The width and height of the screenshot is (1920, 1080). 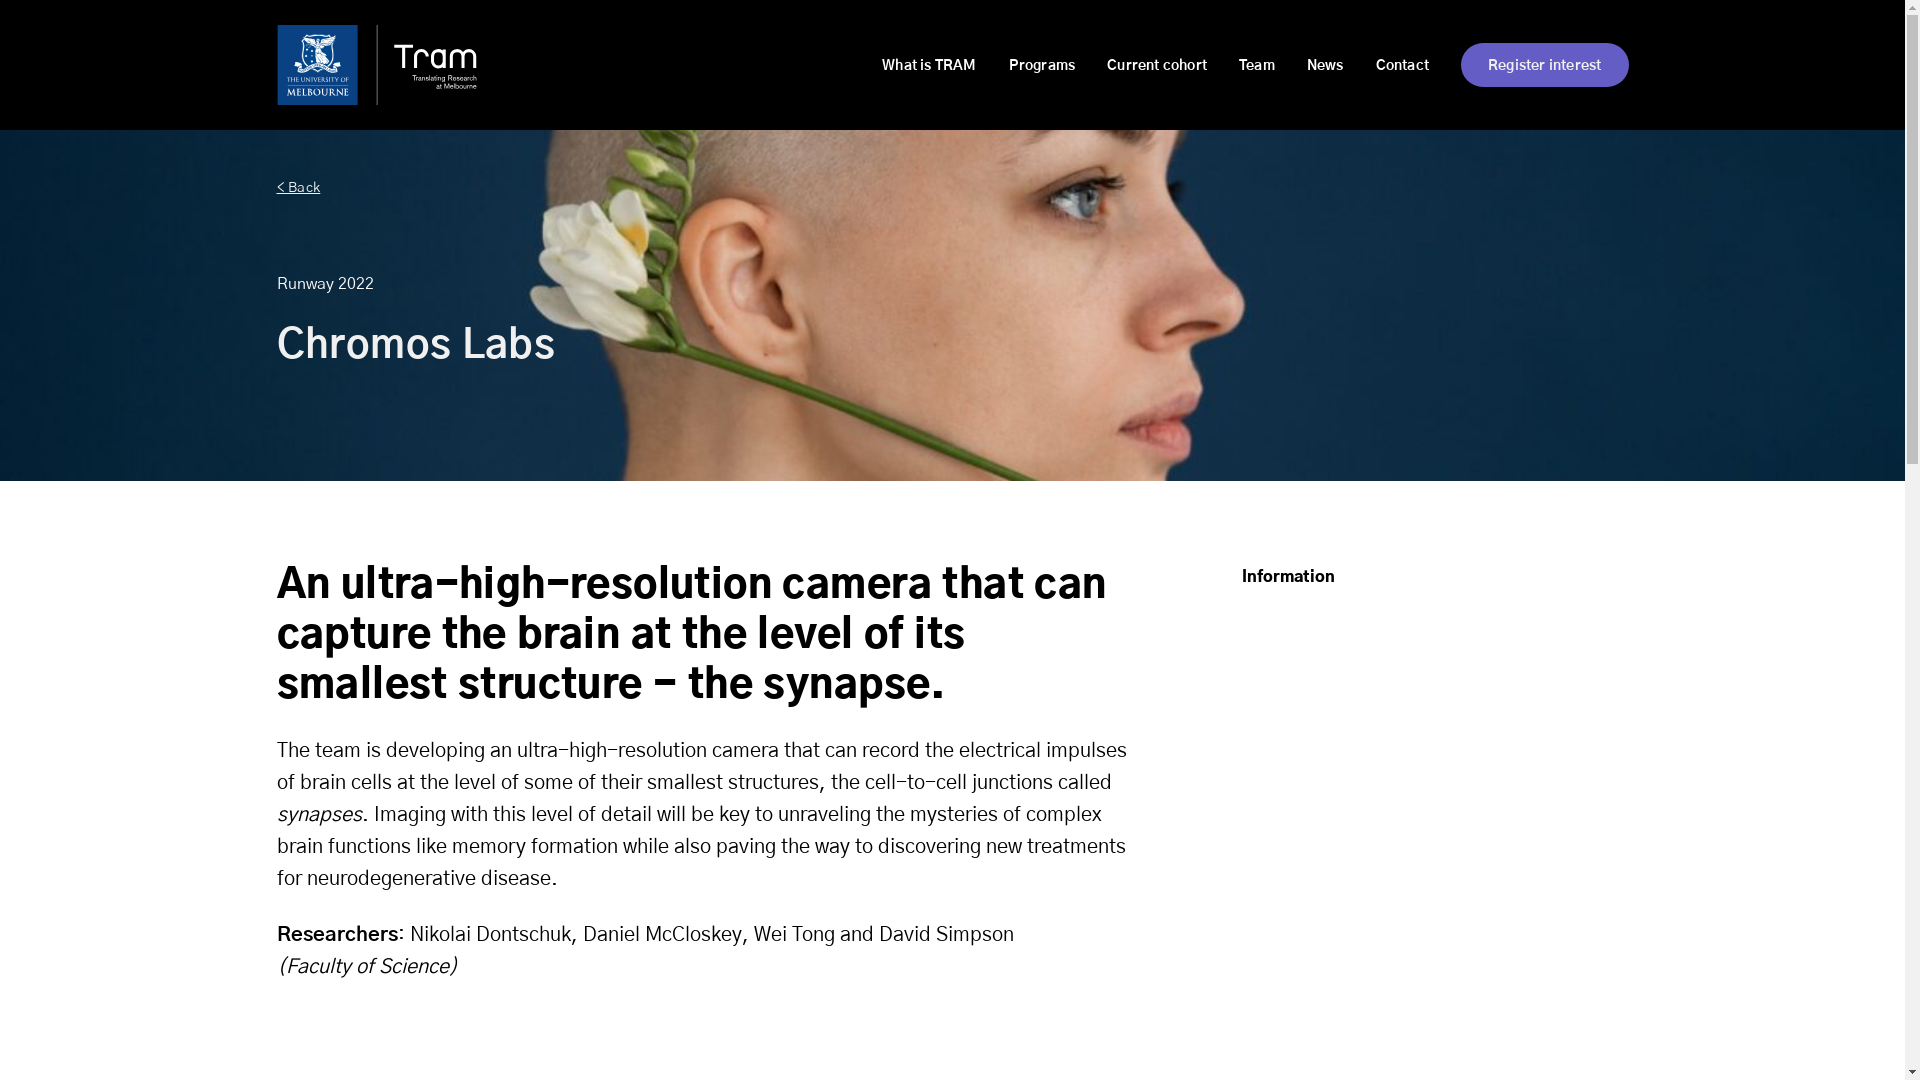 I want to click on 'Programs', so click(x=1026, y=64).